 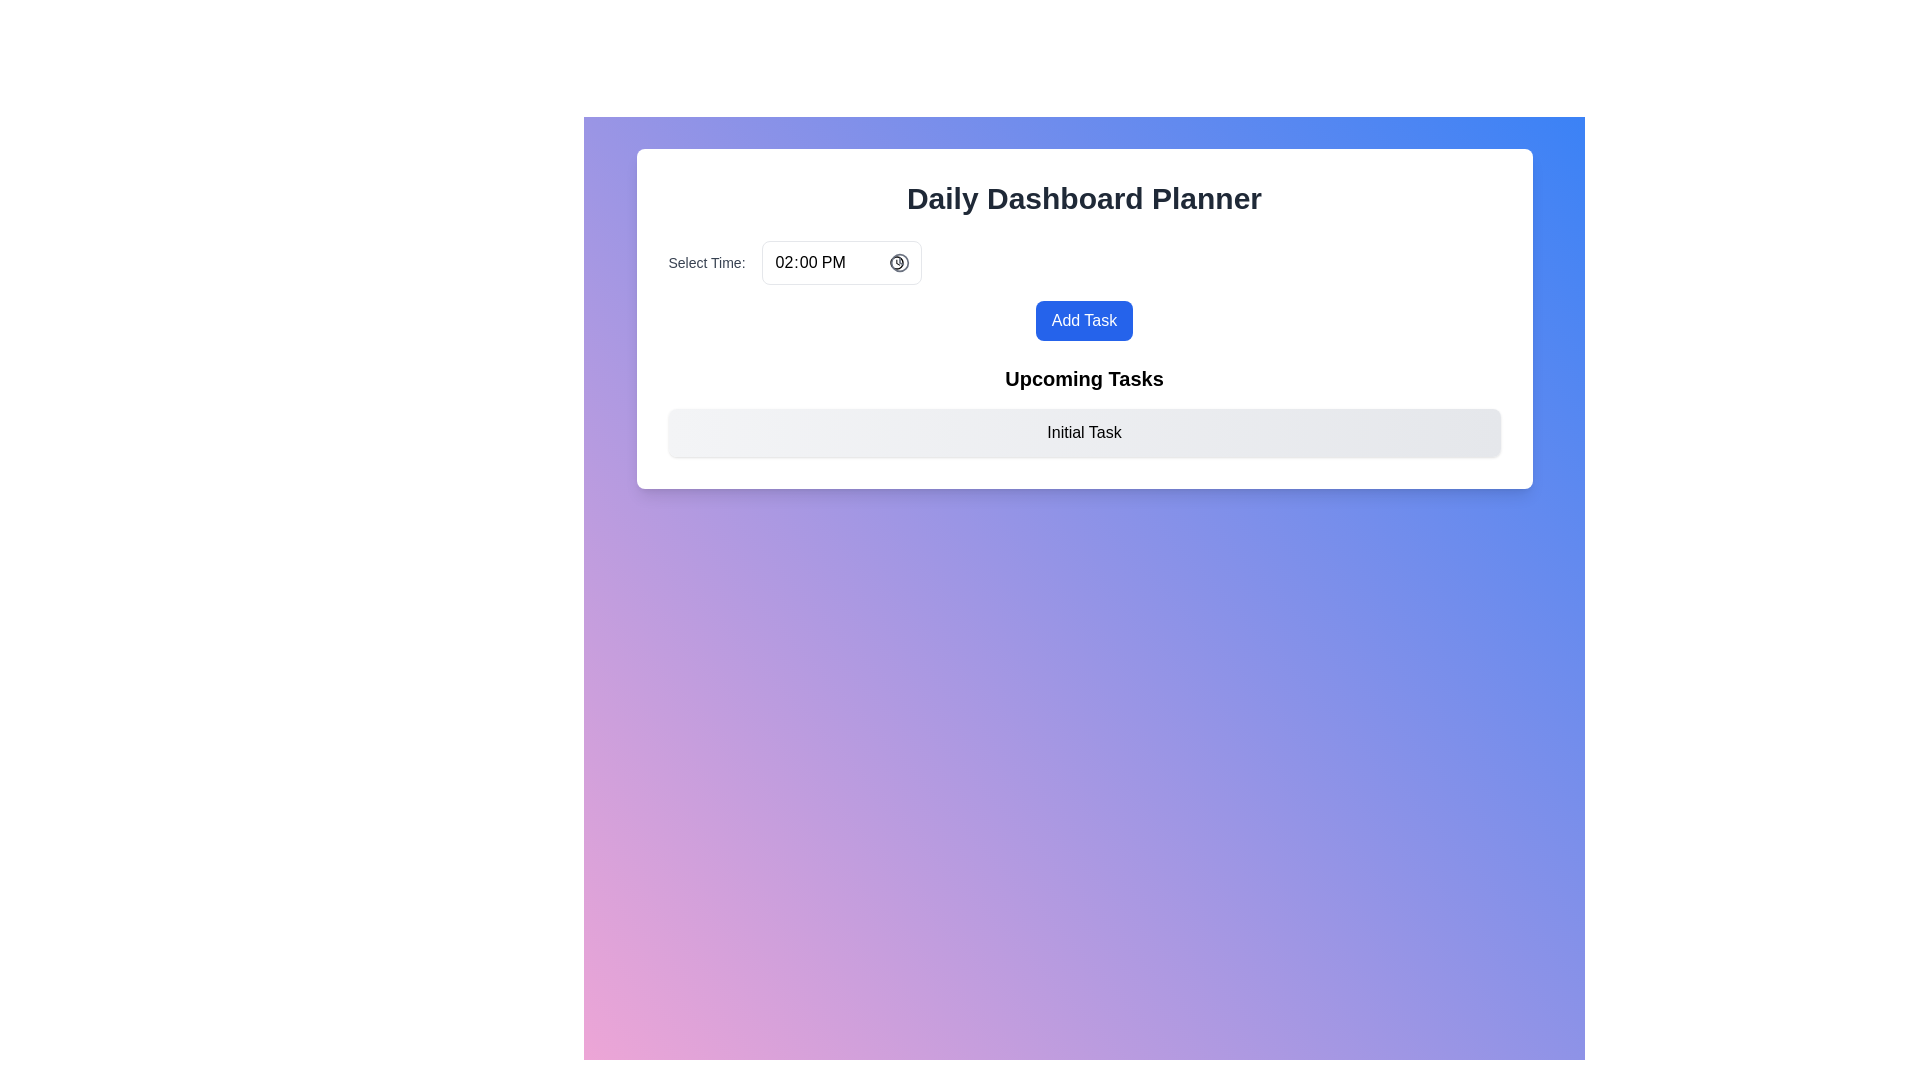 I want to click on the Text Label with the text 'Initial Task', which is a rectangular box located below the 'Upcoming Tasks' heading, so click(x=1083, y=431).